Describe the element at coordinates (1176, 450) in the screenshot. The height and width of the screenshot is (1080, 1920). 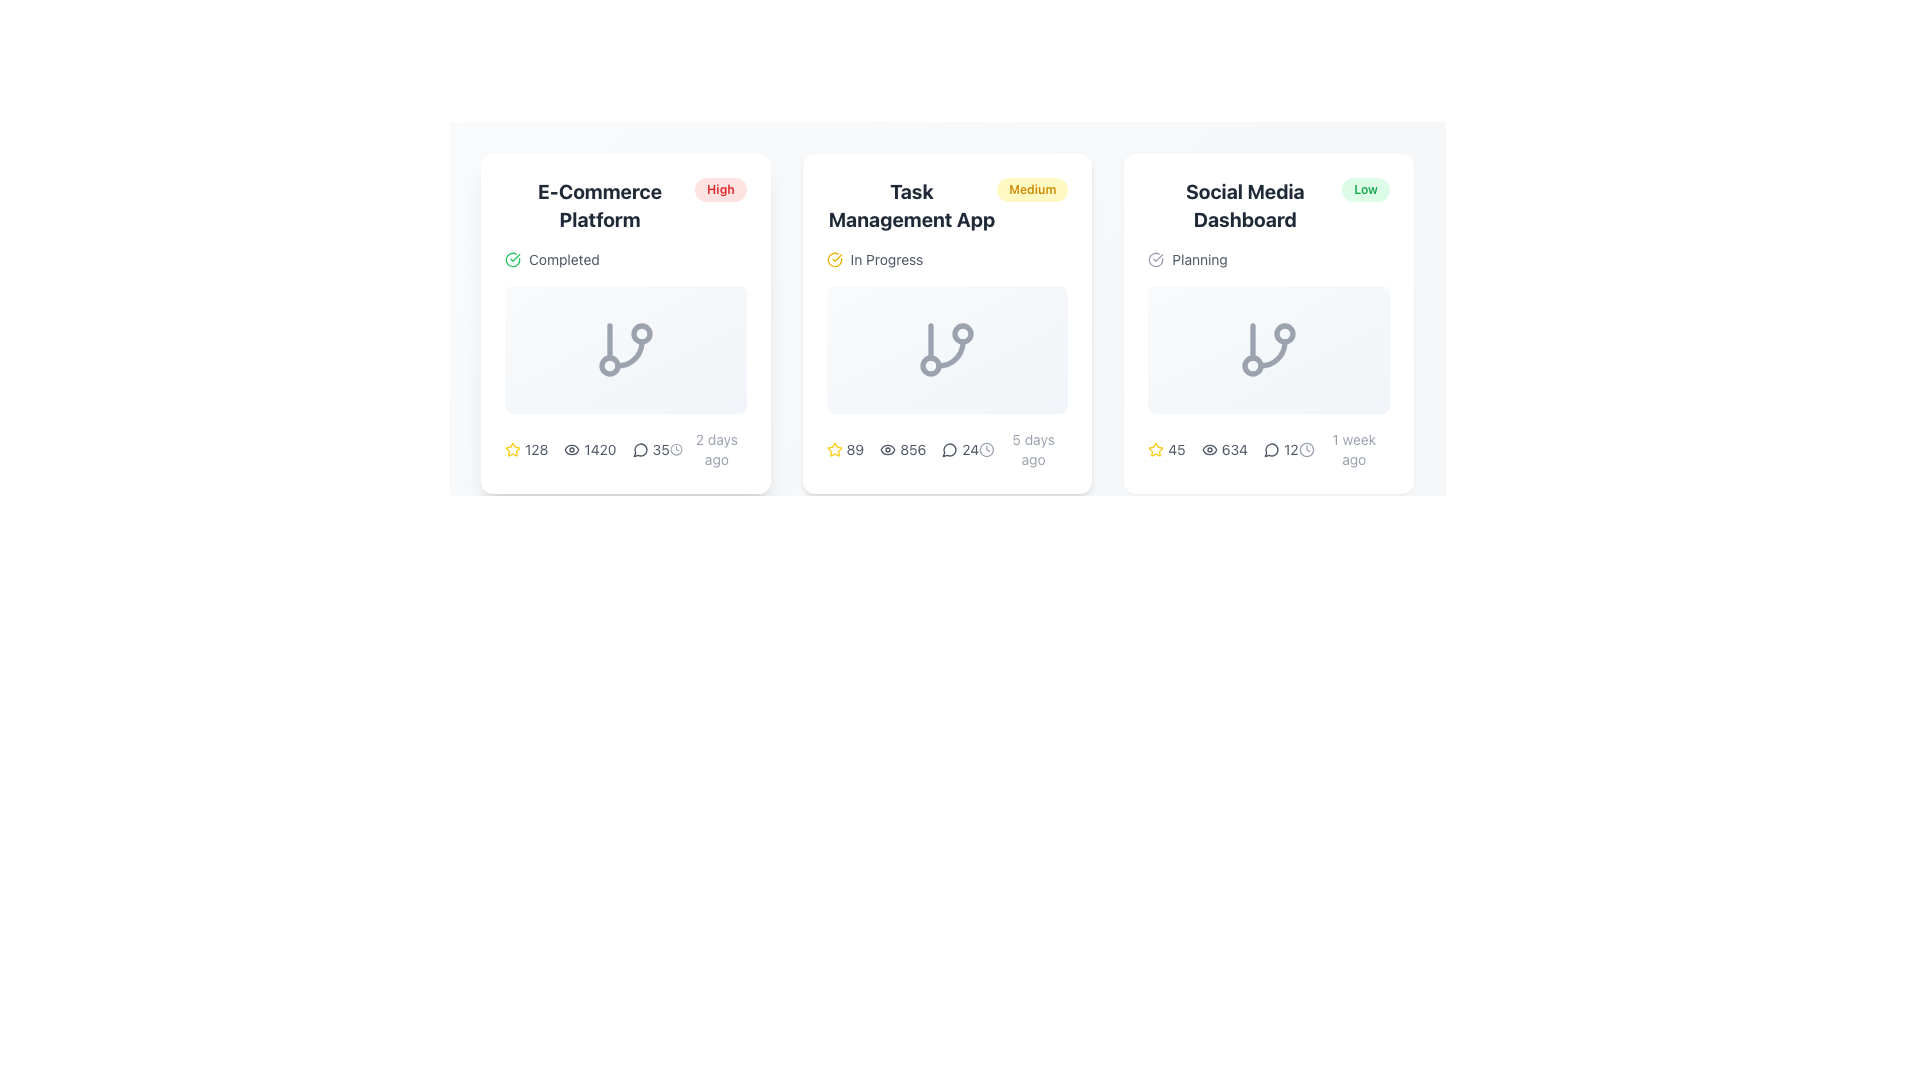
I see `the text label indicating the number of ratings or score associated with the 'Social Media Dashboard' card, located in the bottom section of the card to the right of the yellow star icon` at that location.